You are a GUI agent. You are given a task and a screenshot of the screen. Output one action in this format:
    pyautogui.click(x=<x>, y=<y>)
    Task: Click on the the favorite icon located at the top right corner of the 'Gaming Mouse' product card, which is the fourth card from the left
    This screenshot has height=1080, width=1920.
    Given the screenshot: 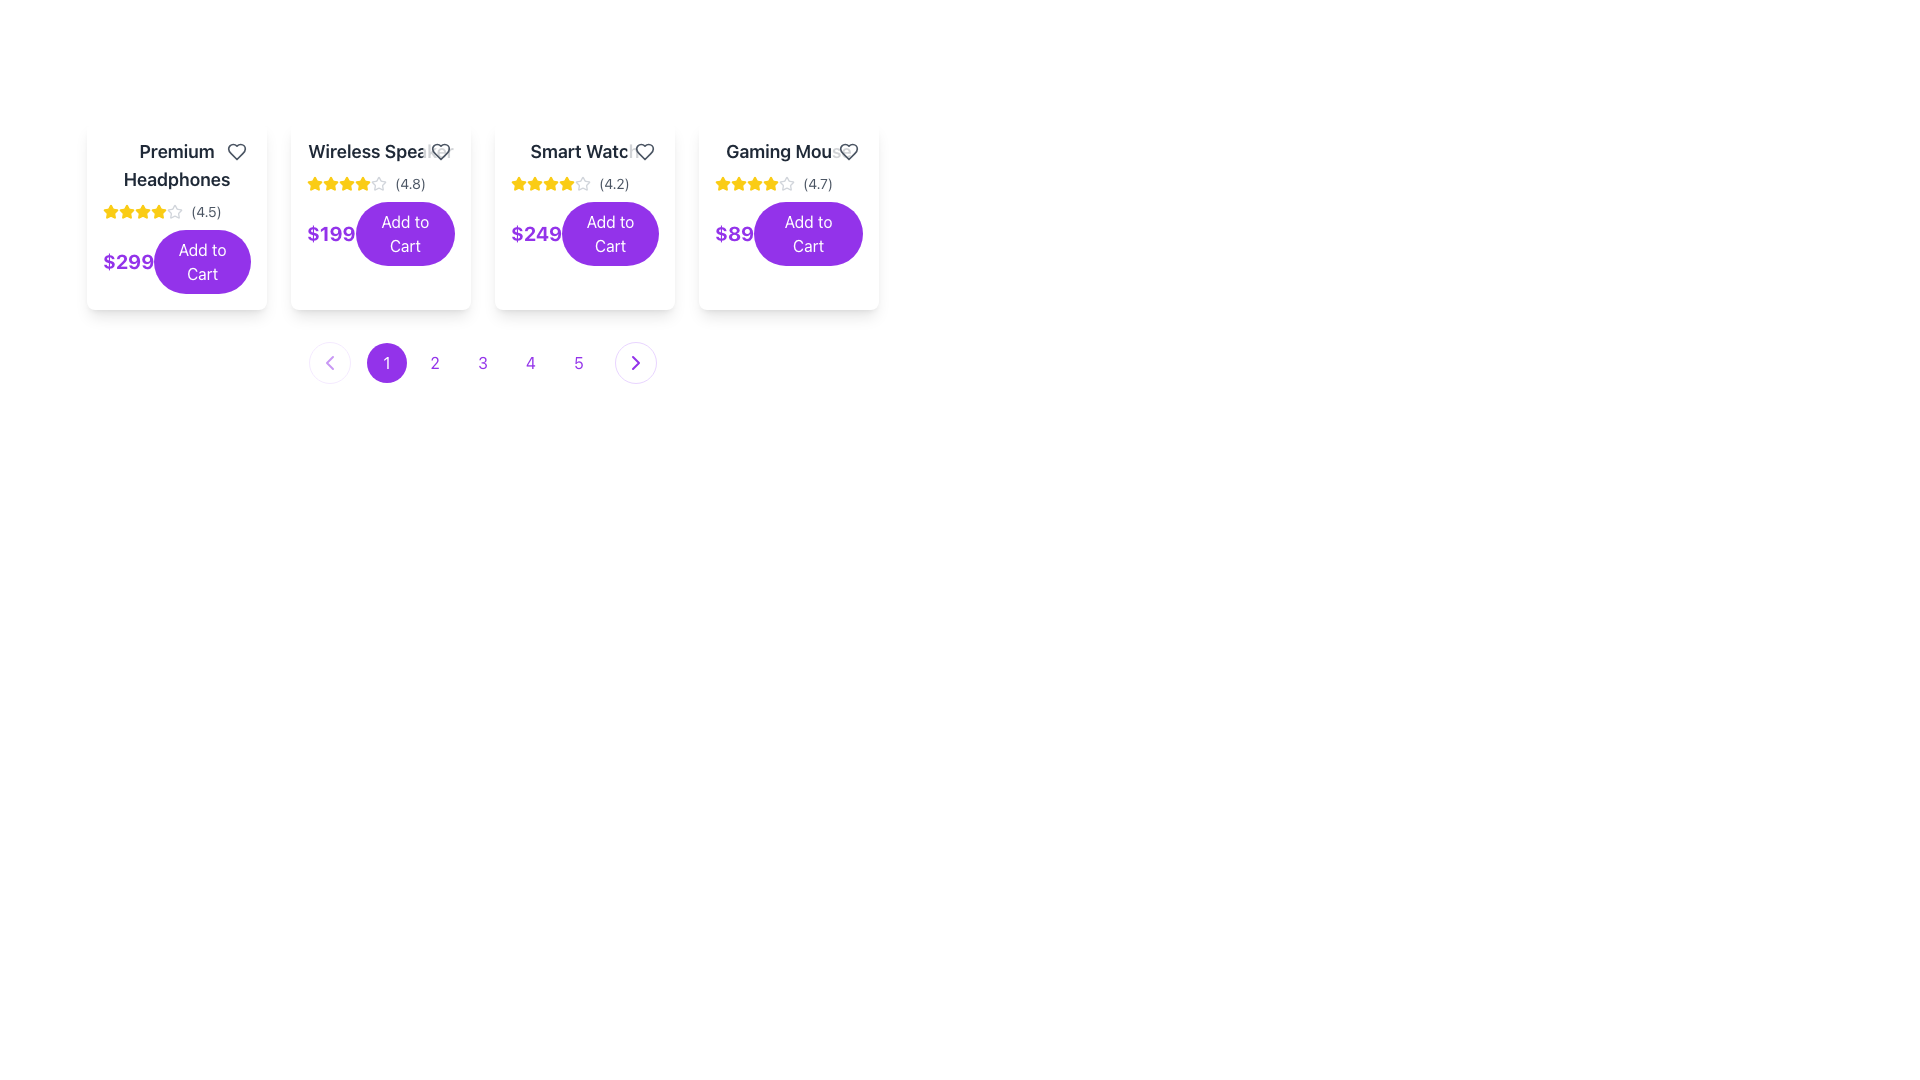 What is the action you would take?
    pyautogui.click(x=849, y=150)
    